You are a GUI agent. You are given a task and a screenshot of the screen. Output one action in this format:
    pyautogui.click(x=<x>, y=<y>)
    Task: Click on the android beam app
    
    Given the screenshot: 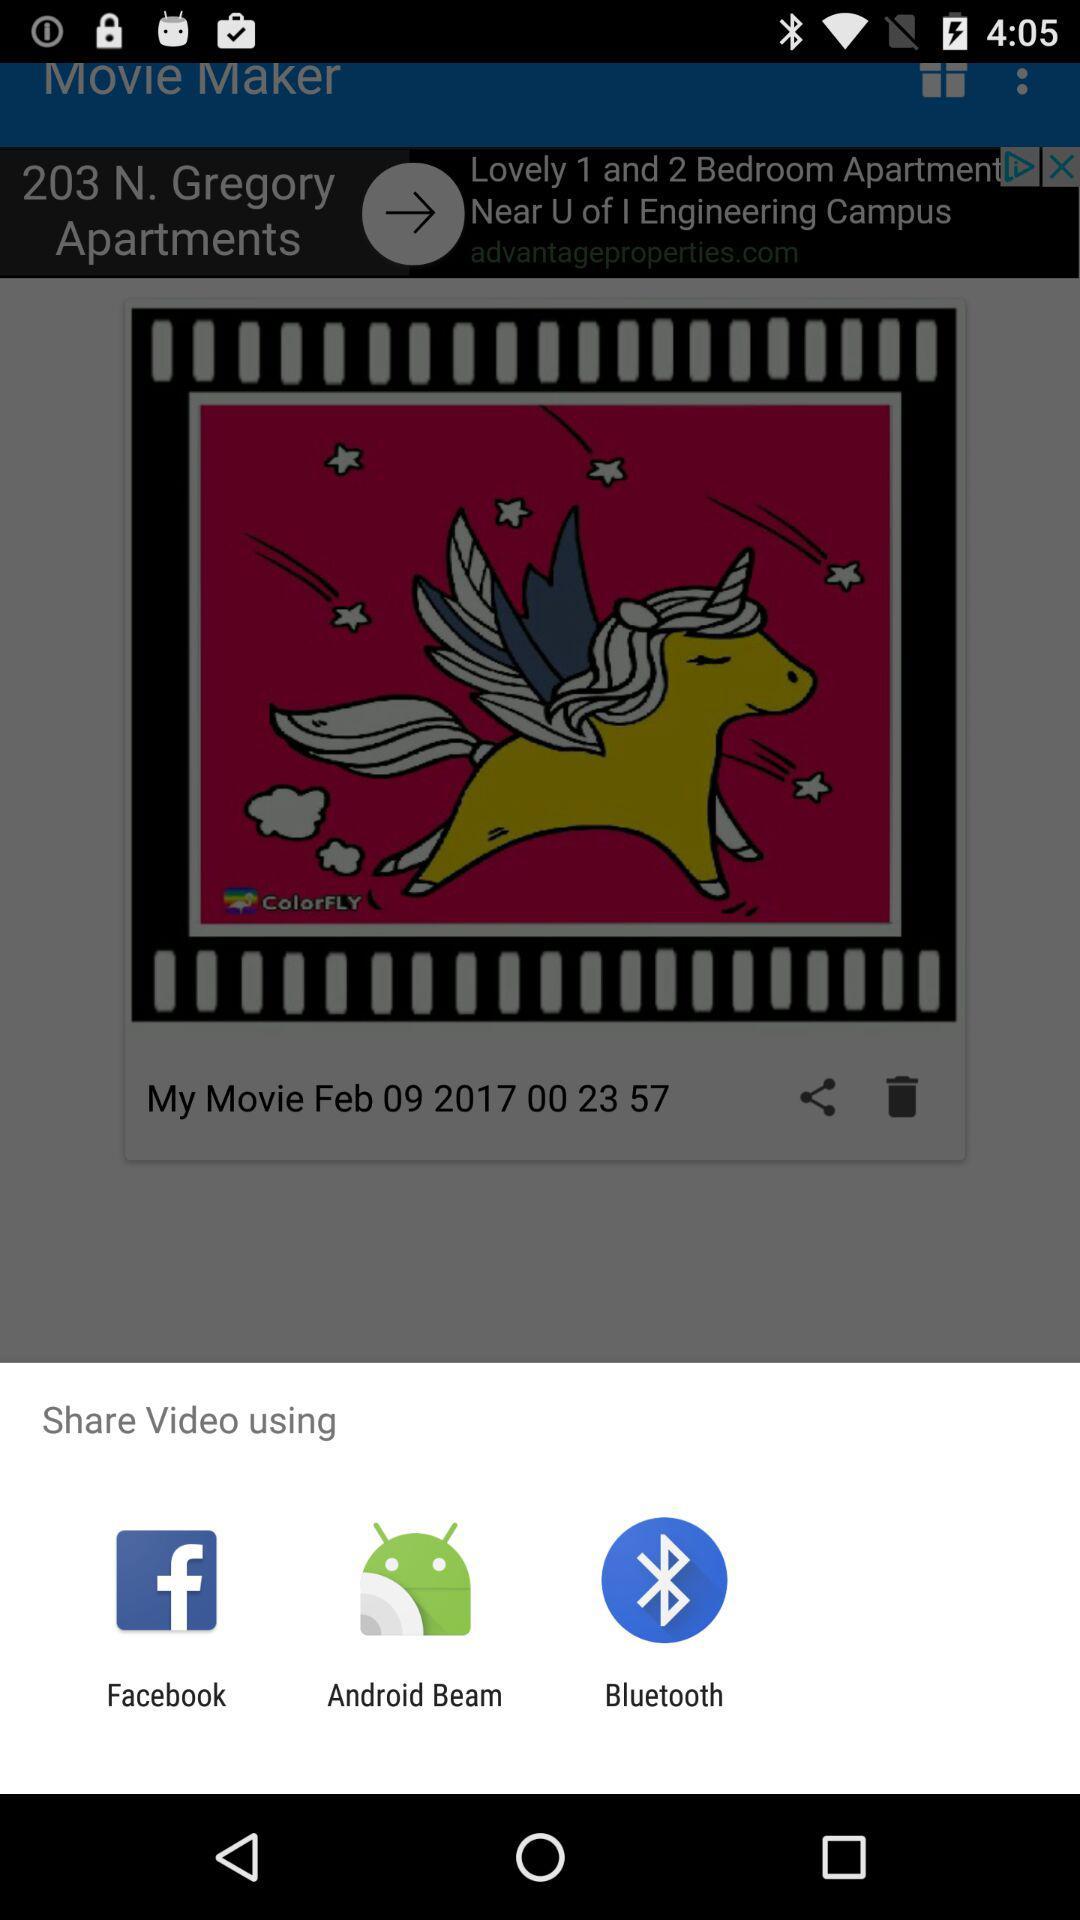 What is the action you would take?
    pyautogui.click(x=414, y=1711)
    